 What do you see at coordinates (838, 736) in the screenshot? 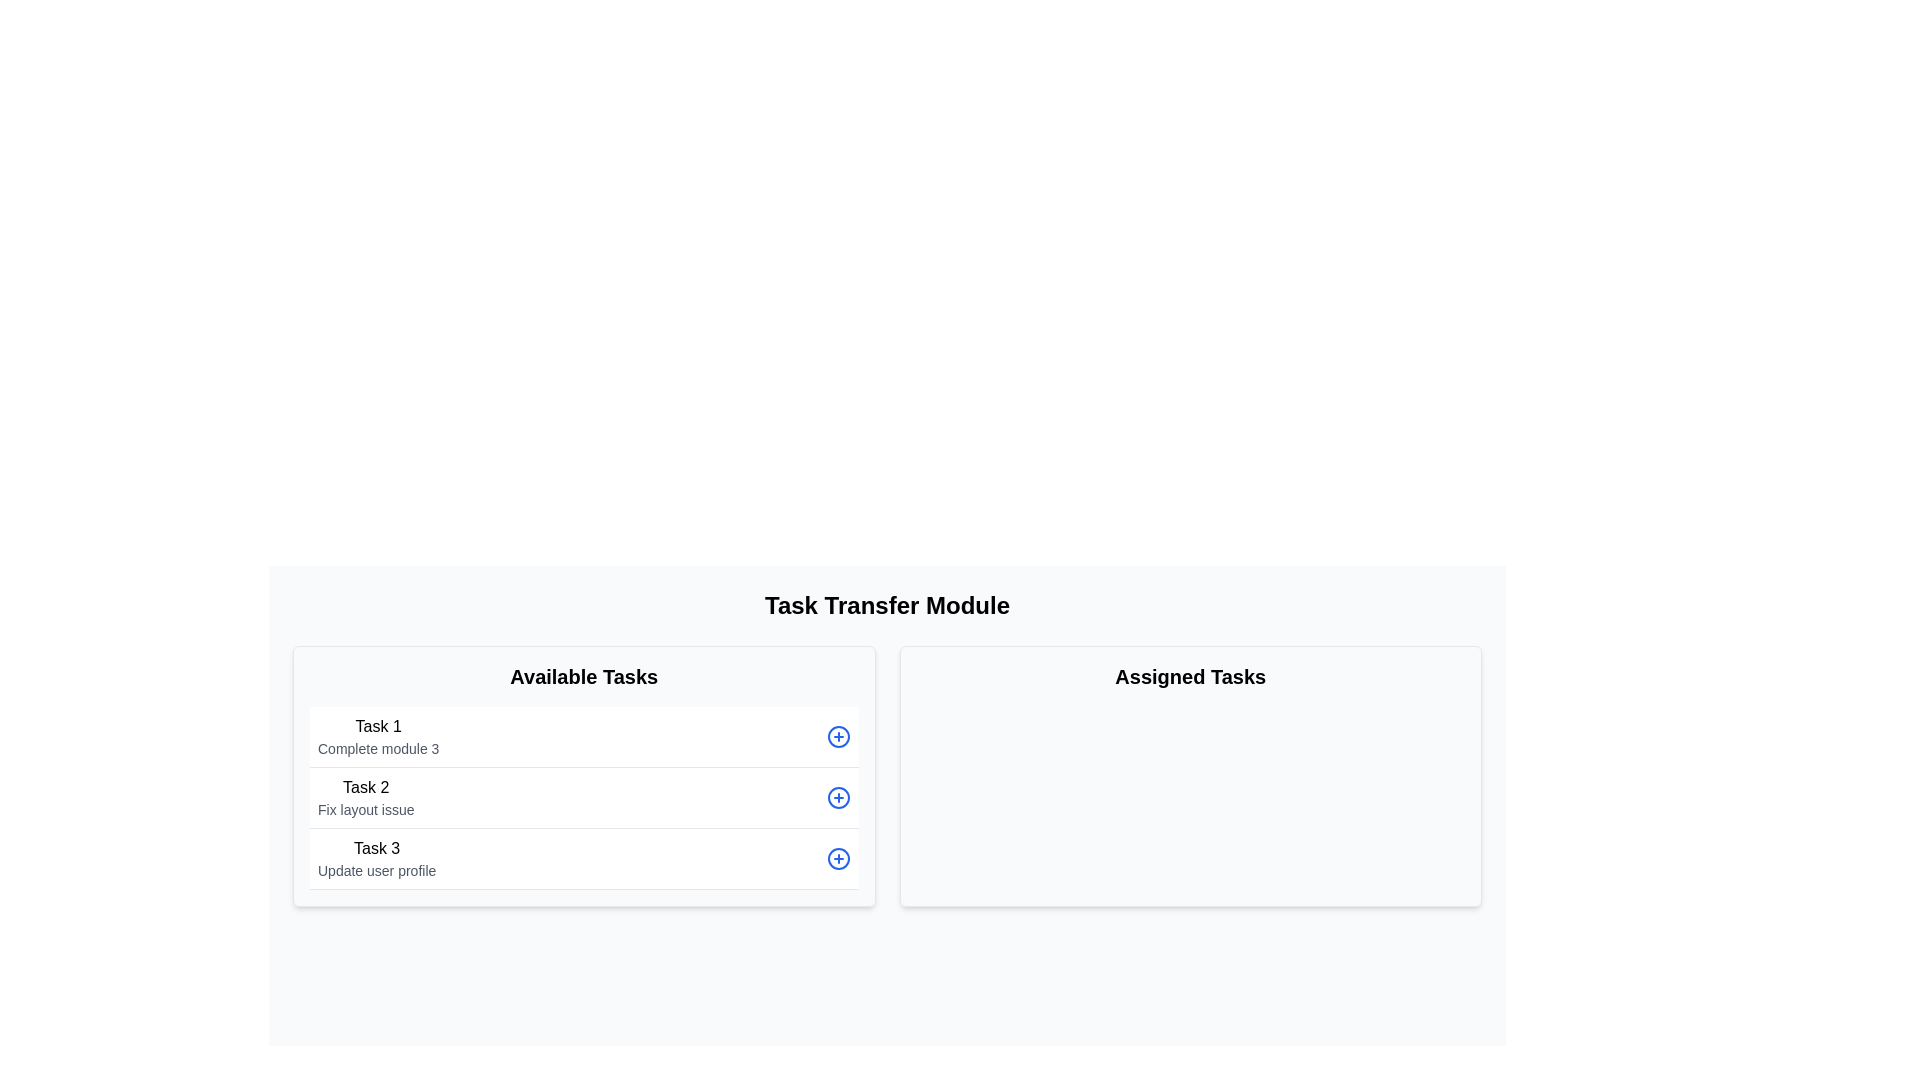
I see `the circular outline of the Vector graphic component located within the 'Available Tasks' panel, right of 'Task 1'` at bounding box center [838, 736].